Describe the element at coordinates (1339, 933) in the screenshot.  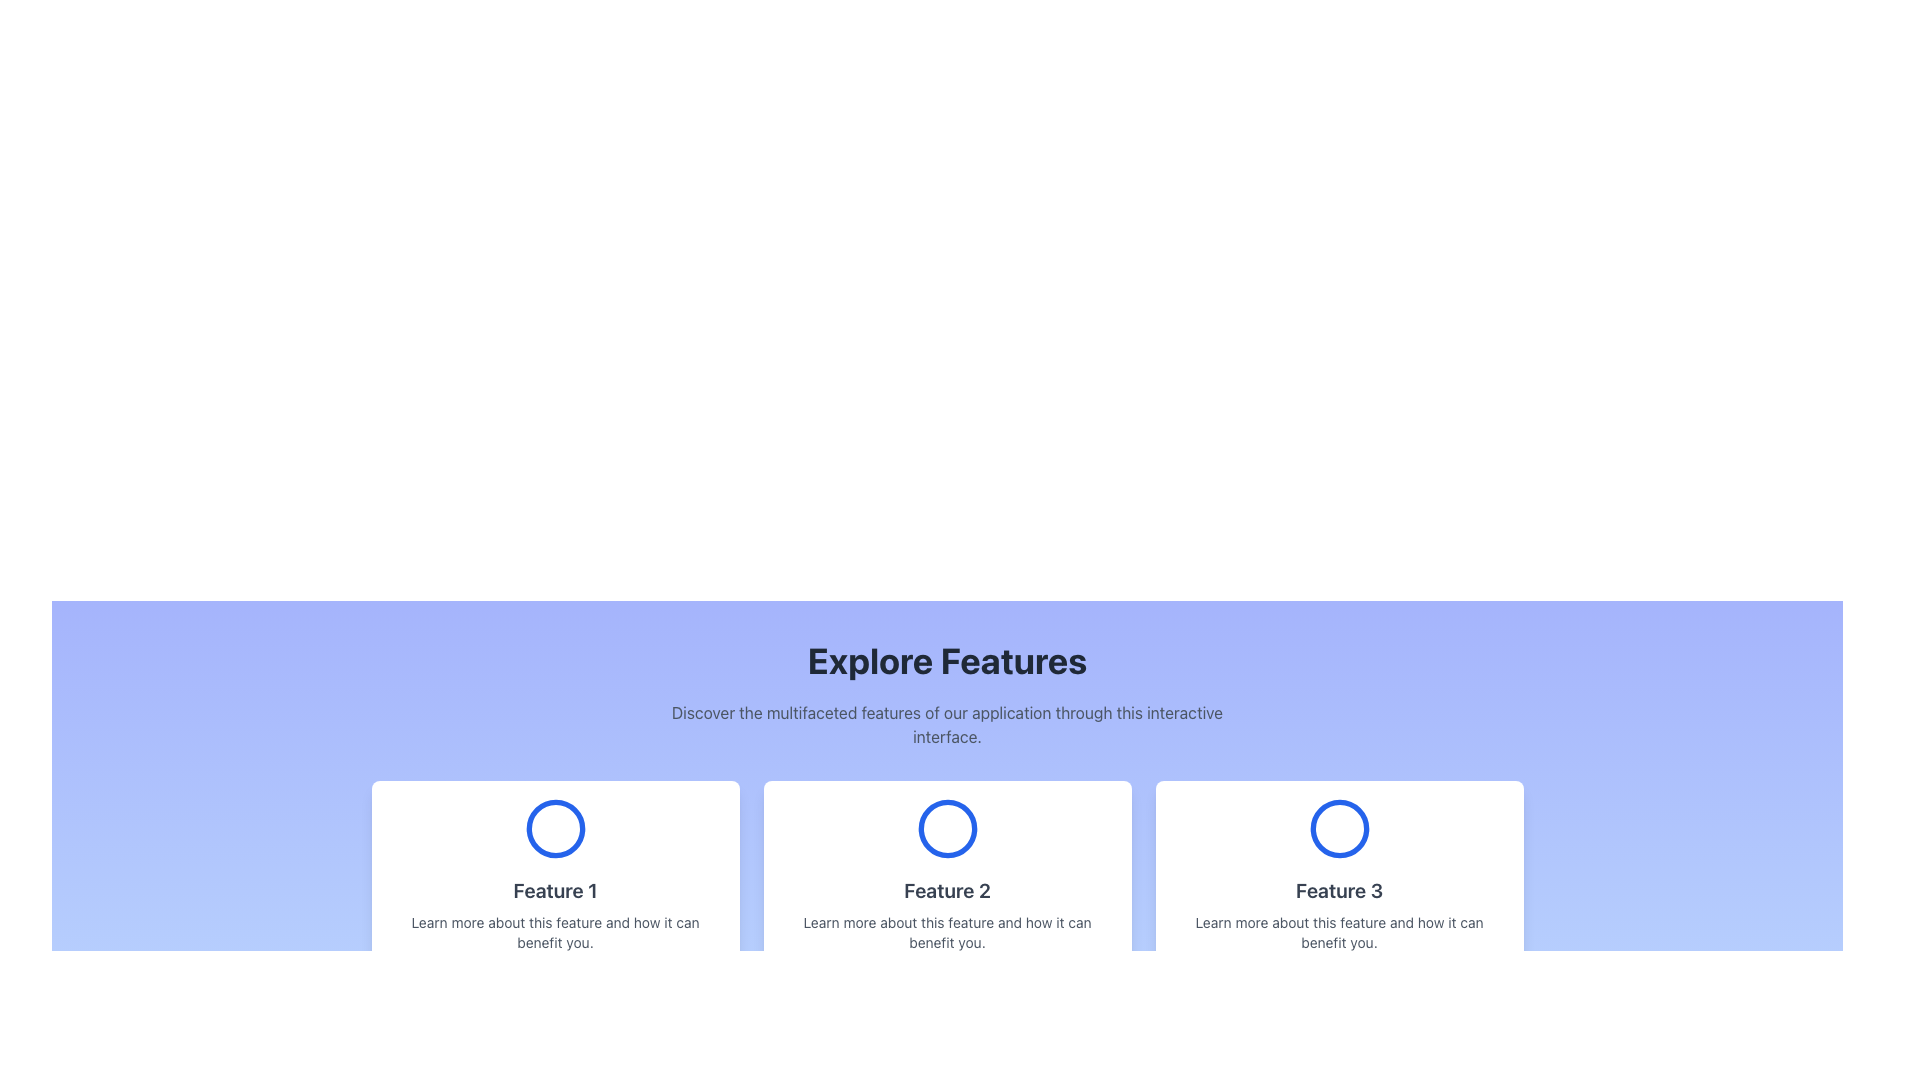
I see `the descriptive text label that says 'Learn more about this feature and how it can benefit you.' which is styled in gray and positioned below 'Feature 3' and above 'View Details'` at that location.